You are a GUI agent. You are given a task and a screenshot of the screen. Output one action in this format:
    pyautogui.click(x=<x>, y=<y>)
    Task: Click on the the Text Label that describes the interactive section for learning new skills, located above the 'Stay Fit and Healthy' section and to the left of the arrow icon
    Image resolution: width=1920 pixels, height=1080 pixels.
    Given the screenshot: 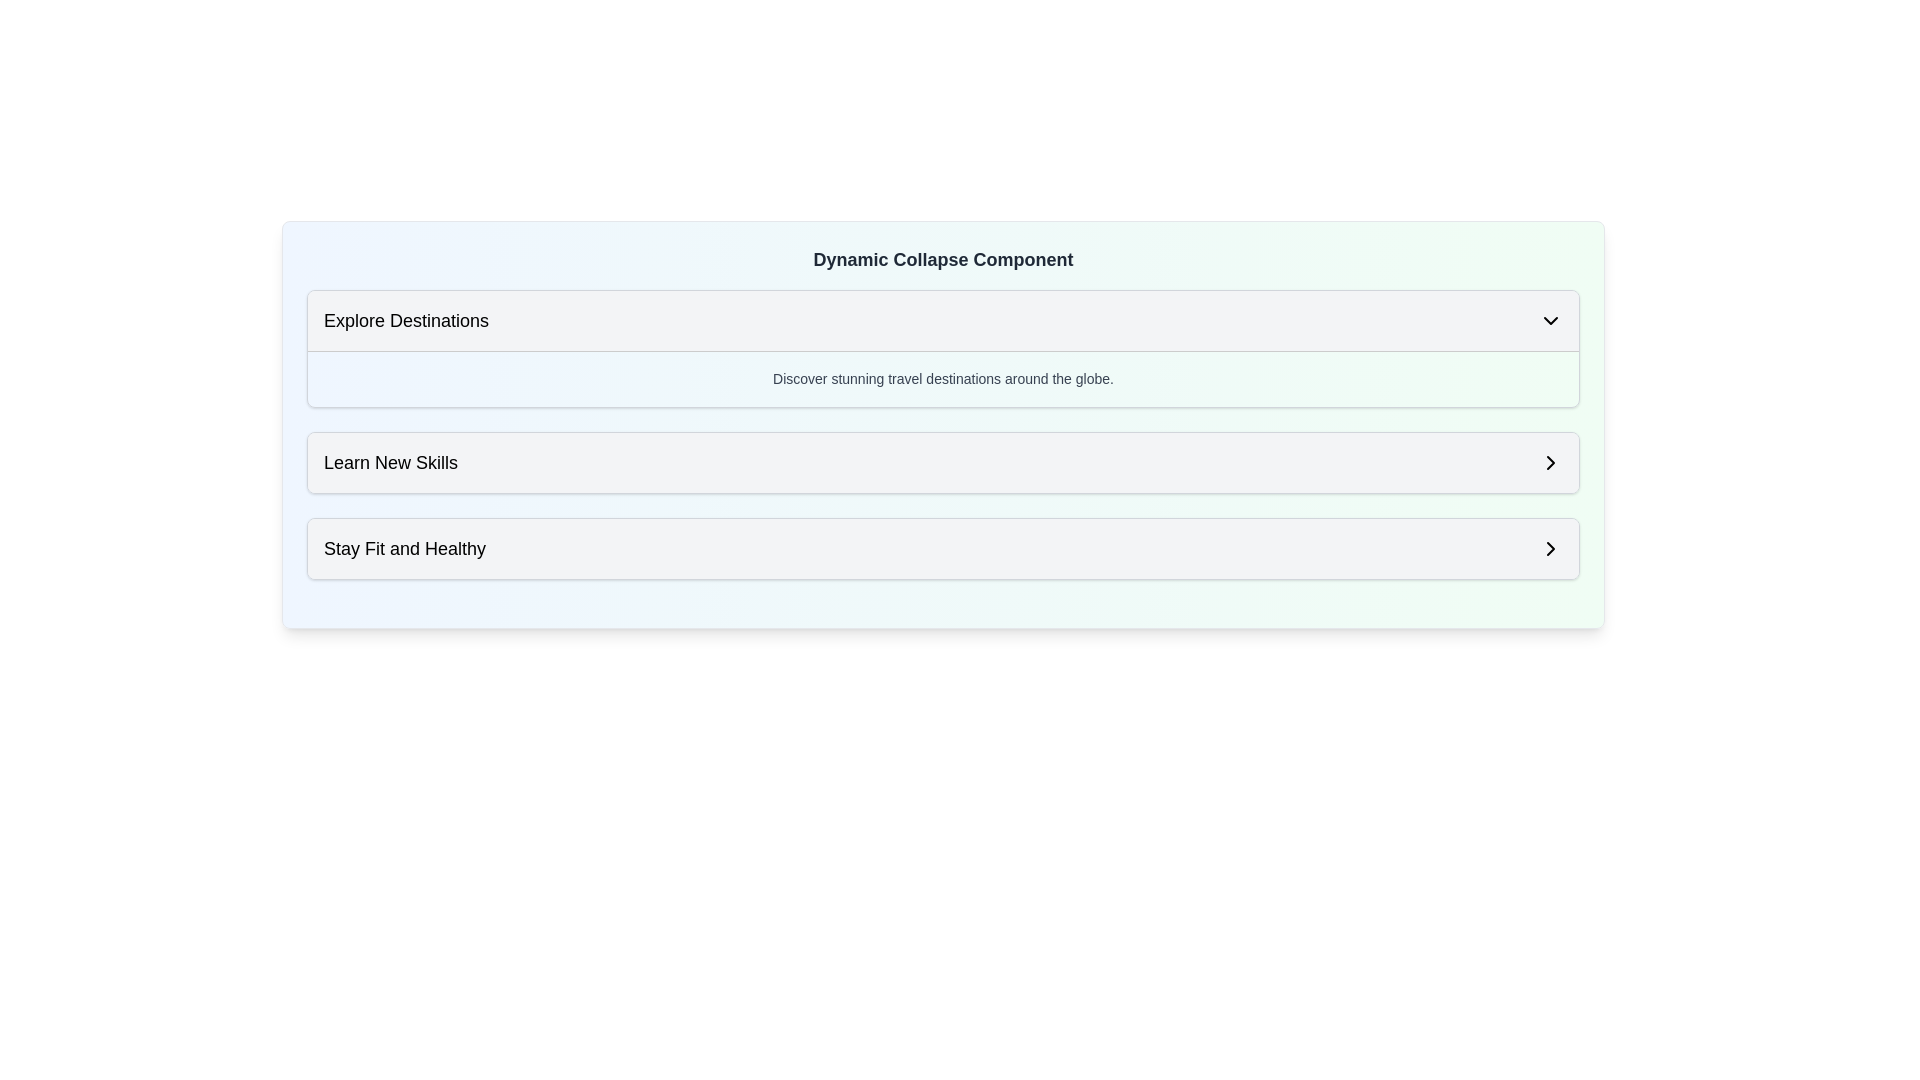 What is the action you would take?
    pyautogui.click(x=391, y=462)
    